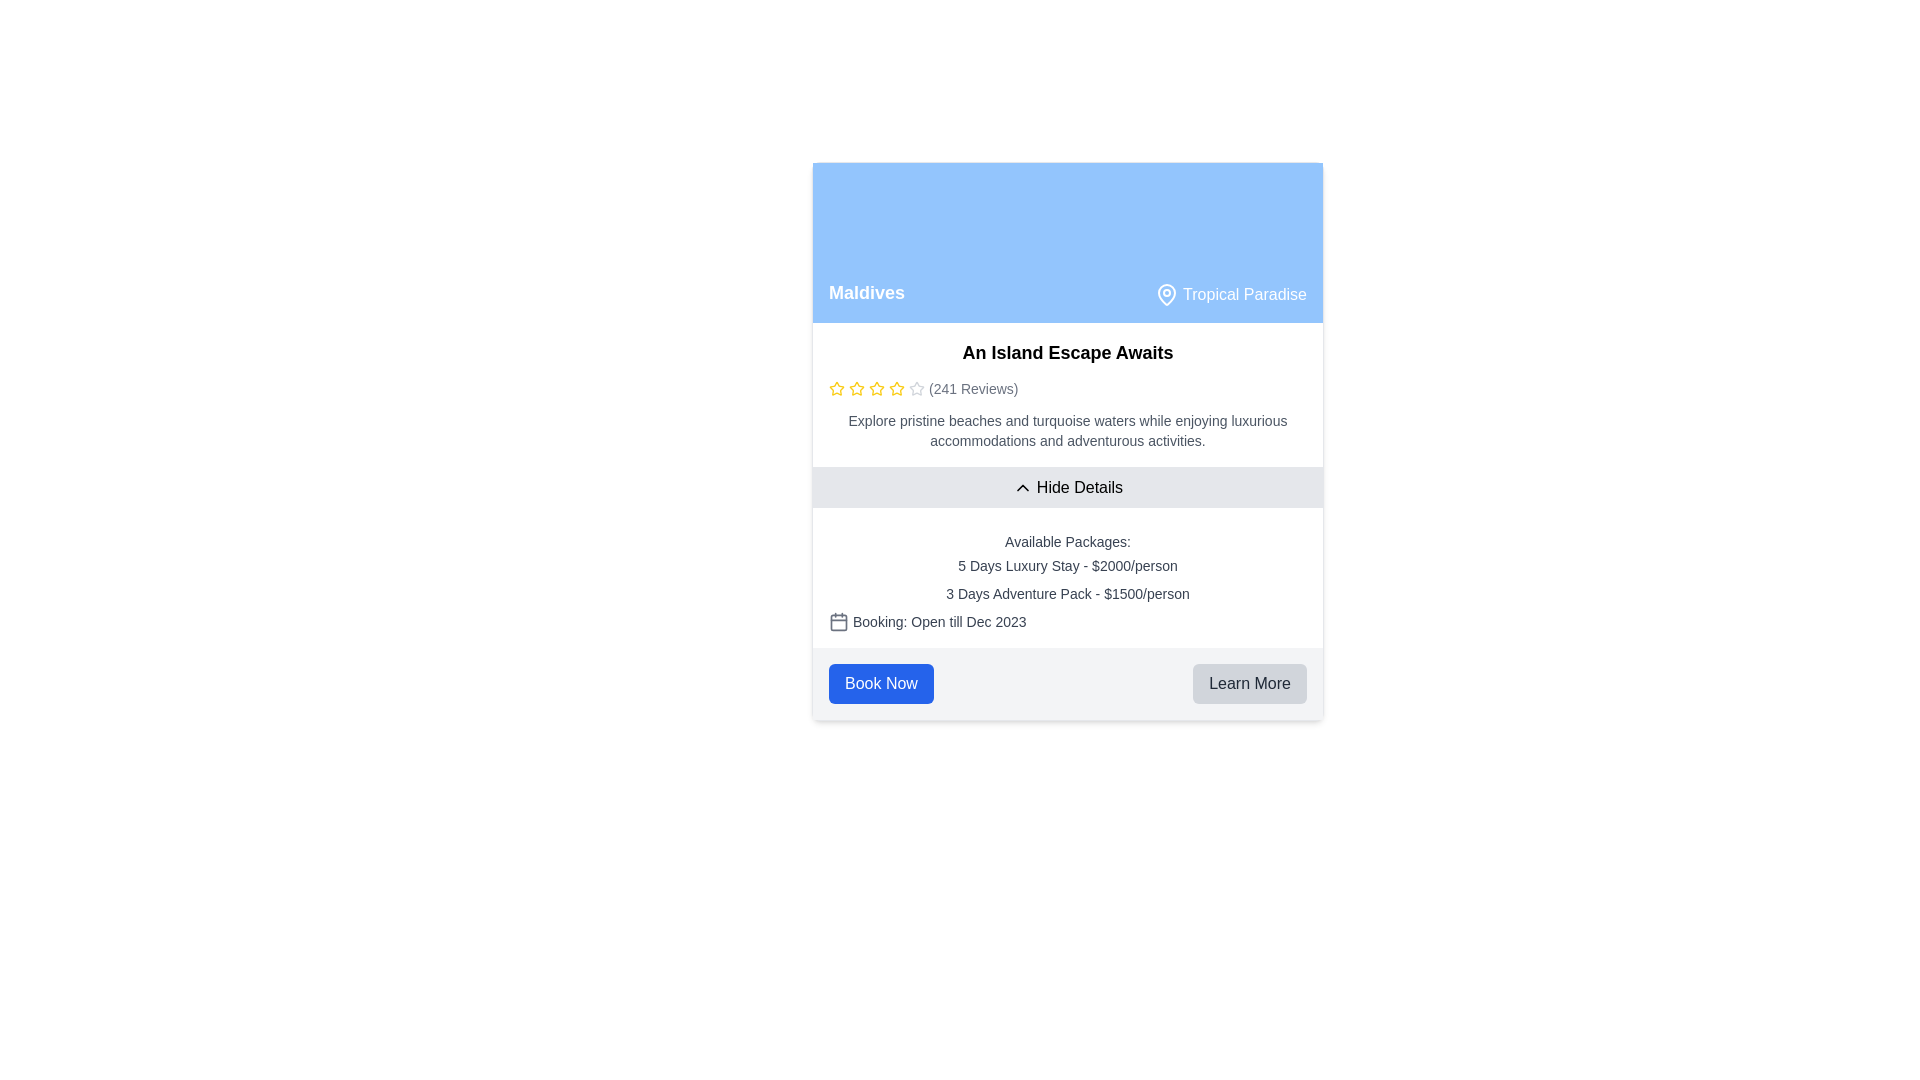 This screenshot has height=1080, width=1920. I want to click on the calendar icon, which is a square outline with rounded corners and two binding lines at the top, located to the left of the text 'Booking: Open till Dec 2023', so click(839, 620).